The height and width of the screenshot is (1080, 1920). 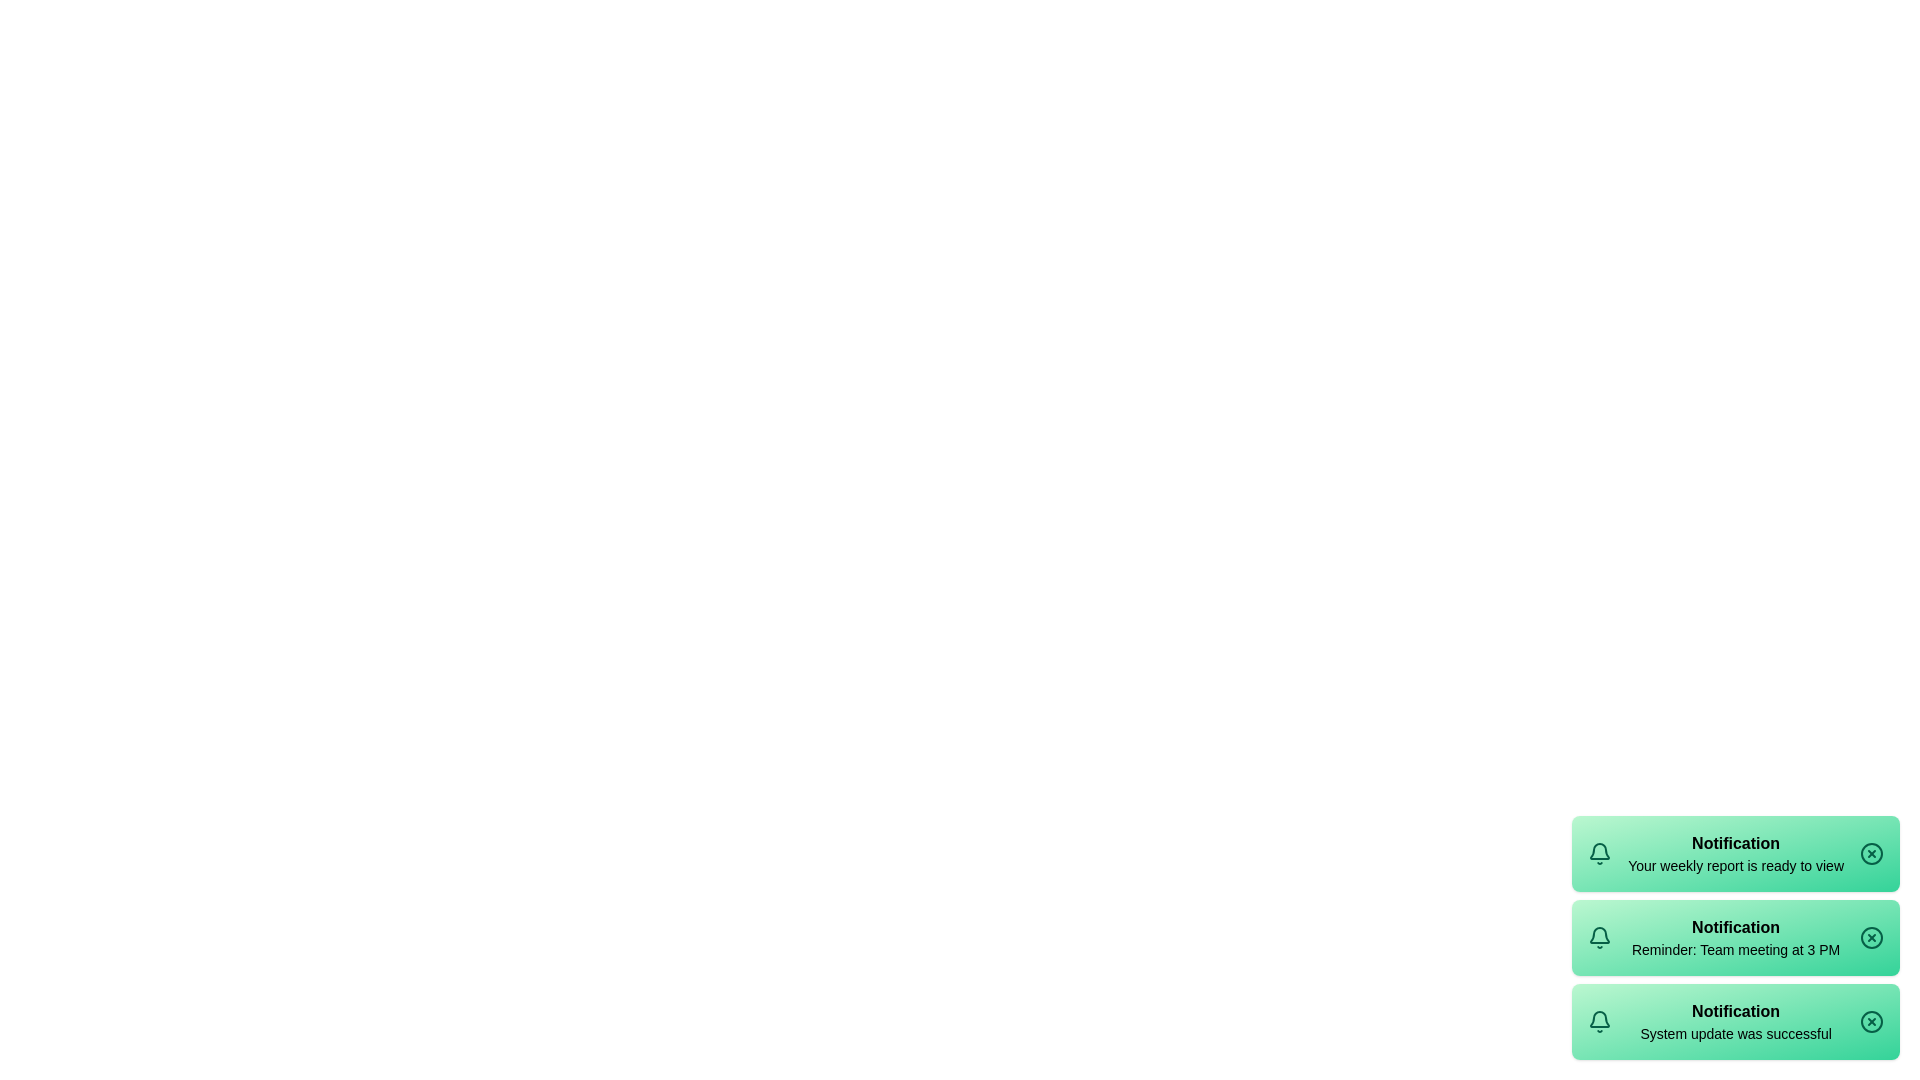 I want to click on the notification bell icon in the notification panel, so click(x=1598, y=853).